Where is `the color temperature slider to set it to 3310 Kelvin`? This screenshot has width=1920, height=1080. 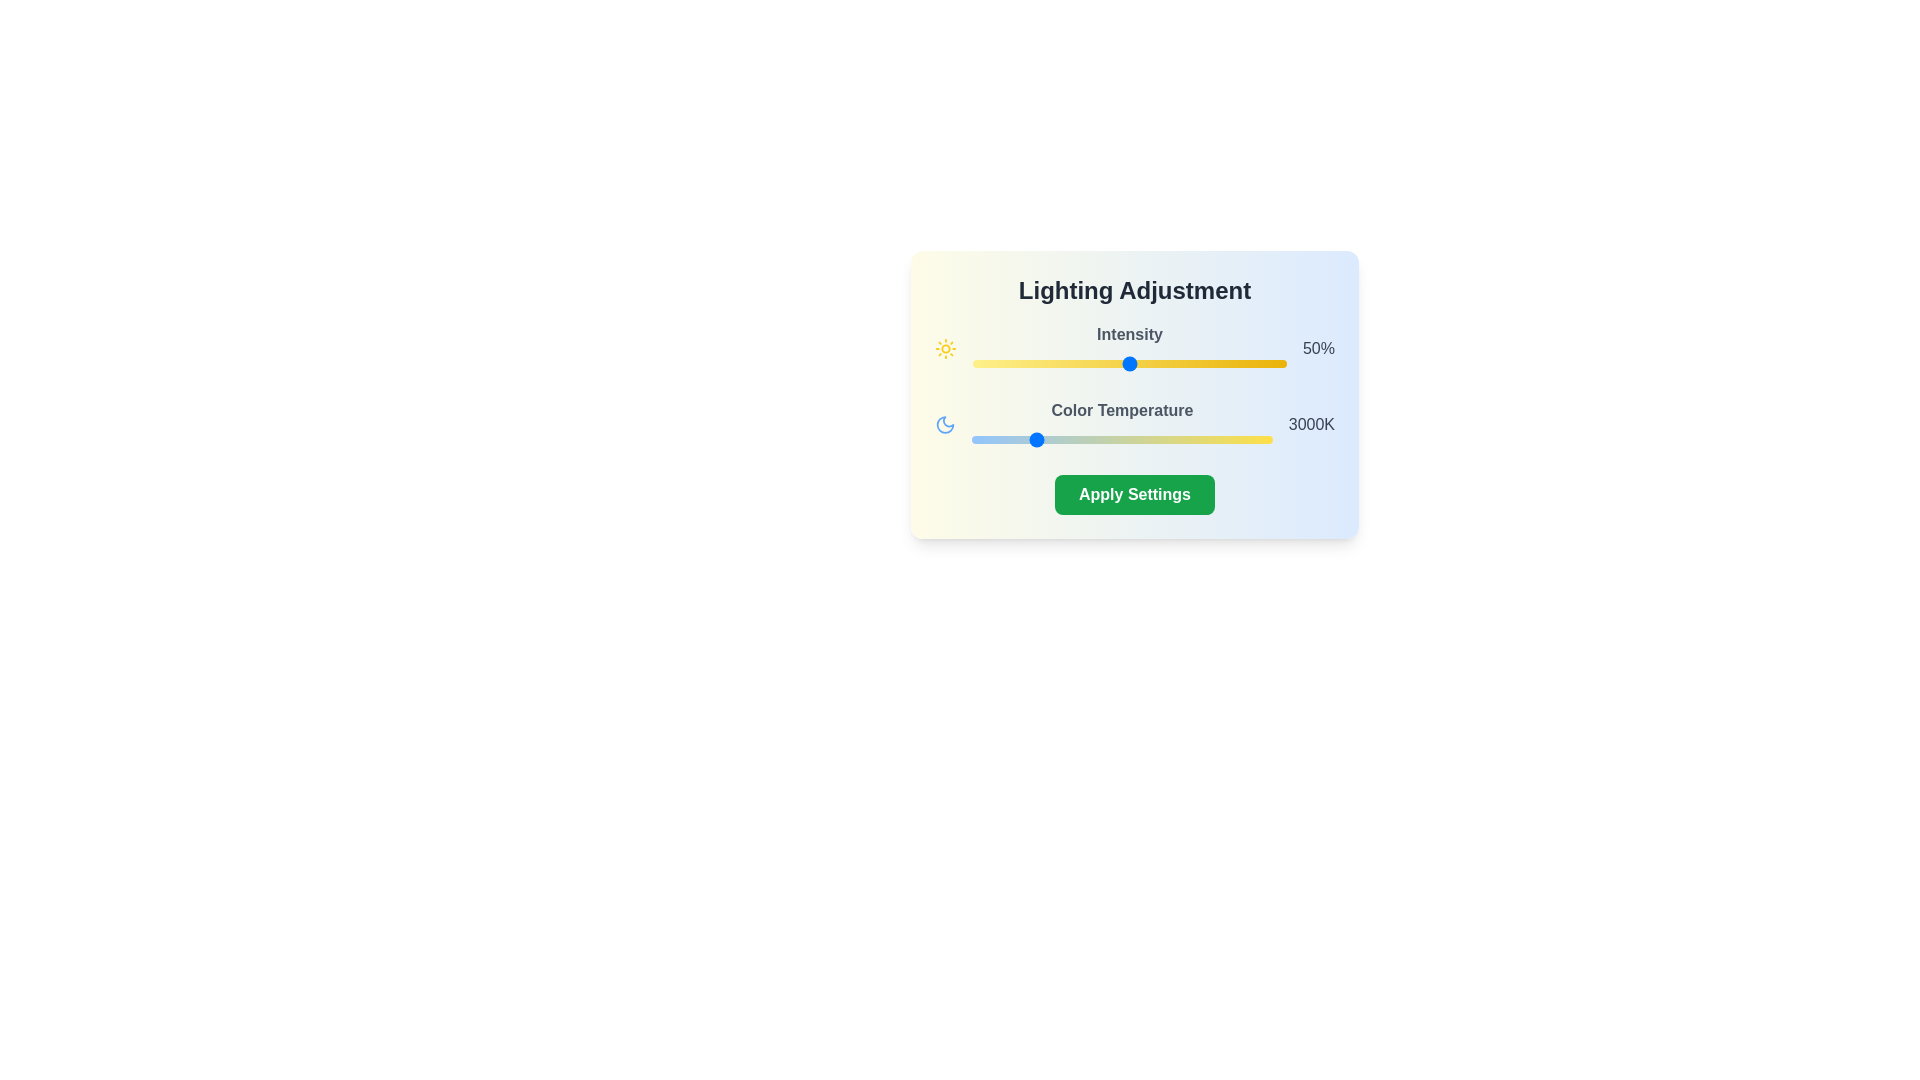 the color temperature slider to set it to 3310 Kelvin is located at coordinates (1049, 438).